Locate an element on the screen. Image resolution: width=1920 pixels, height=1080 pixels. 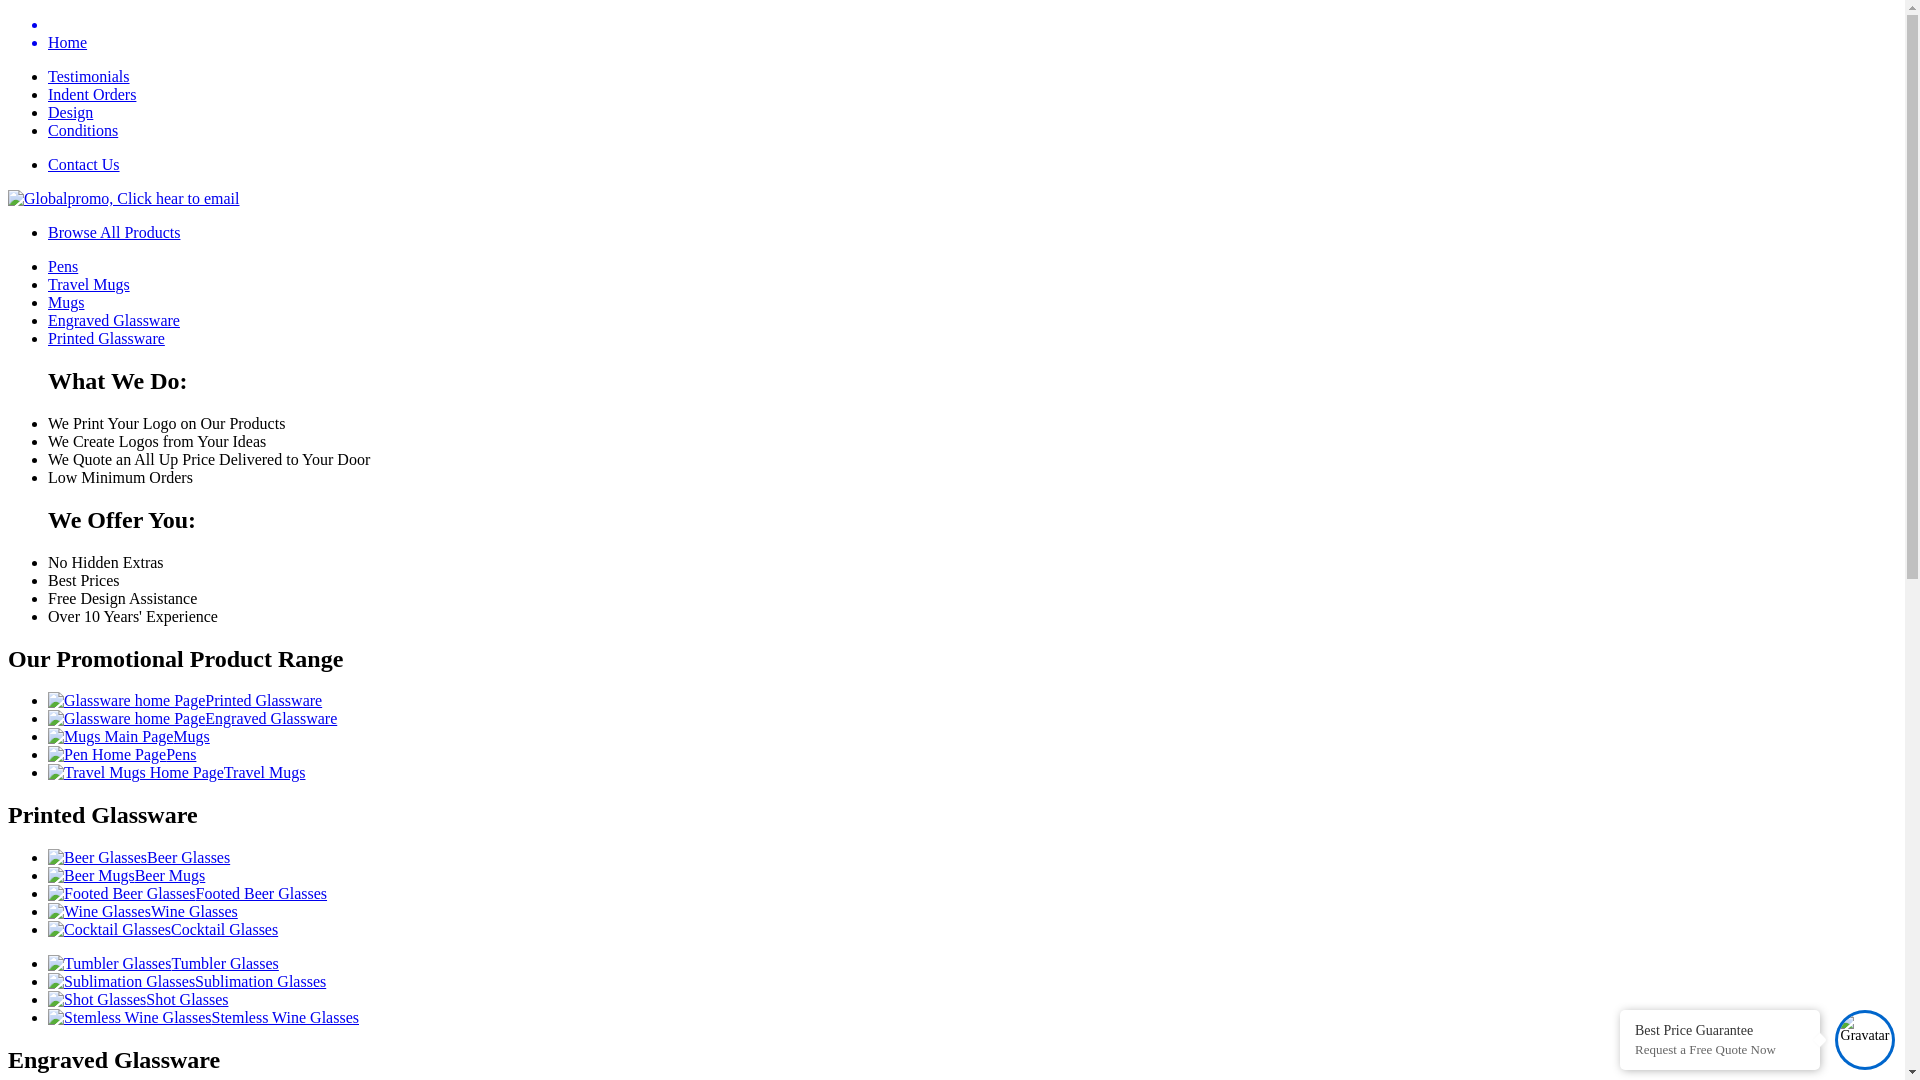
'Home' is located at coordinates (972, 34).